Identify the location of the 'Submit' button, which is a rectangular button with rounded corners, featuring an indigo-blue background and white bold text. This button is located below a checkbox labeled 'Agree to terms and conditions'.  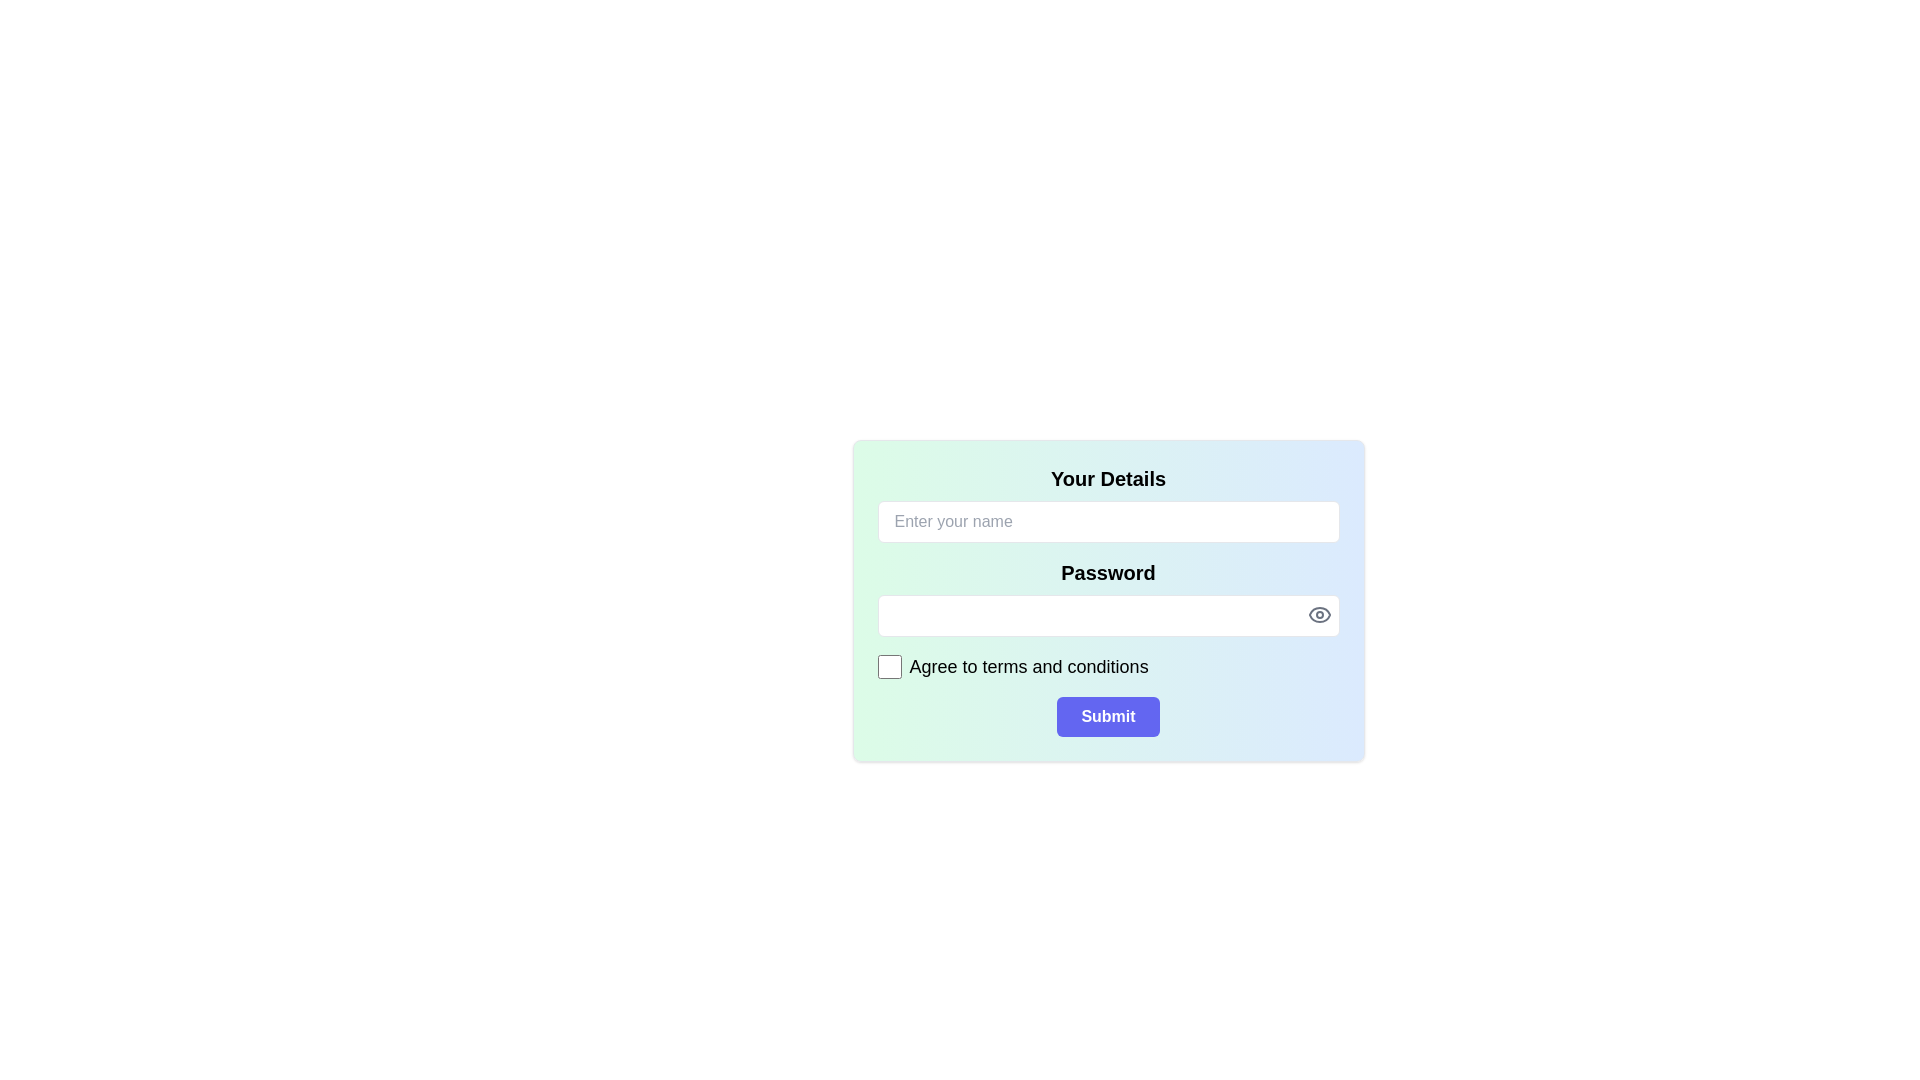
(1107, 716).